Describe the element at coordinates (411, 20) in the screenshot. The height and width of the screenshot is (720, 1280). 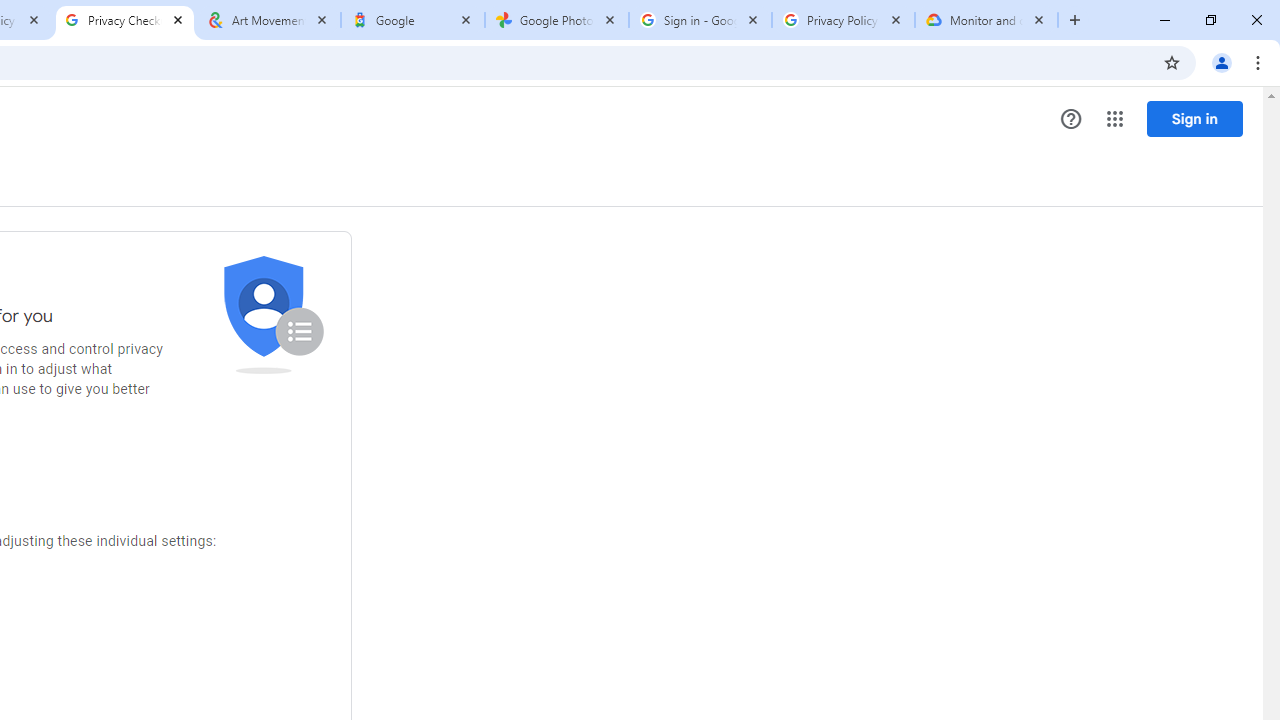
I see `'Google'` at that location.